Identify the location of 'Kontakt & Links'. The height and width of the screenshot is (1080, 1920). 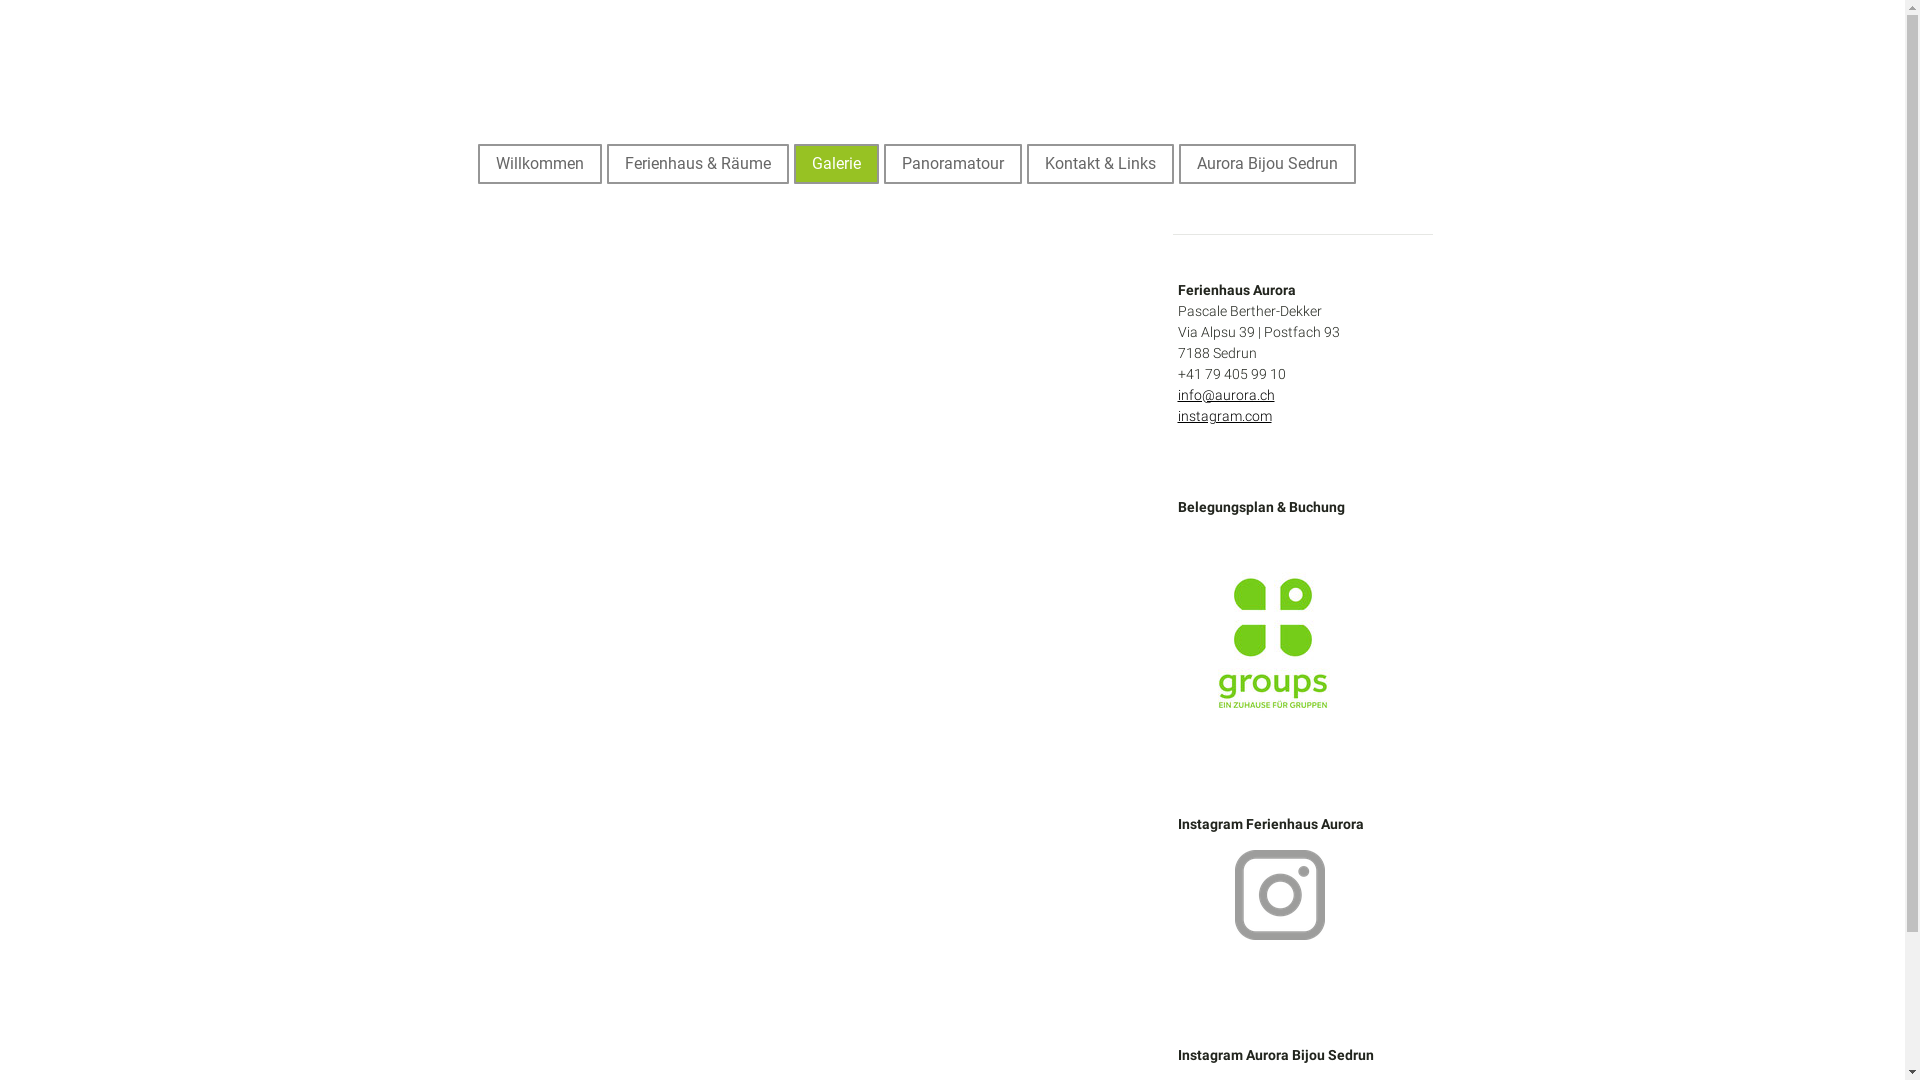
(1098, 163).